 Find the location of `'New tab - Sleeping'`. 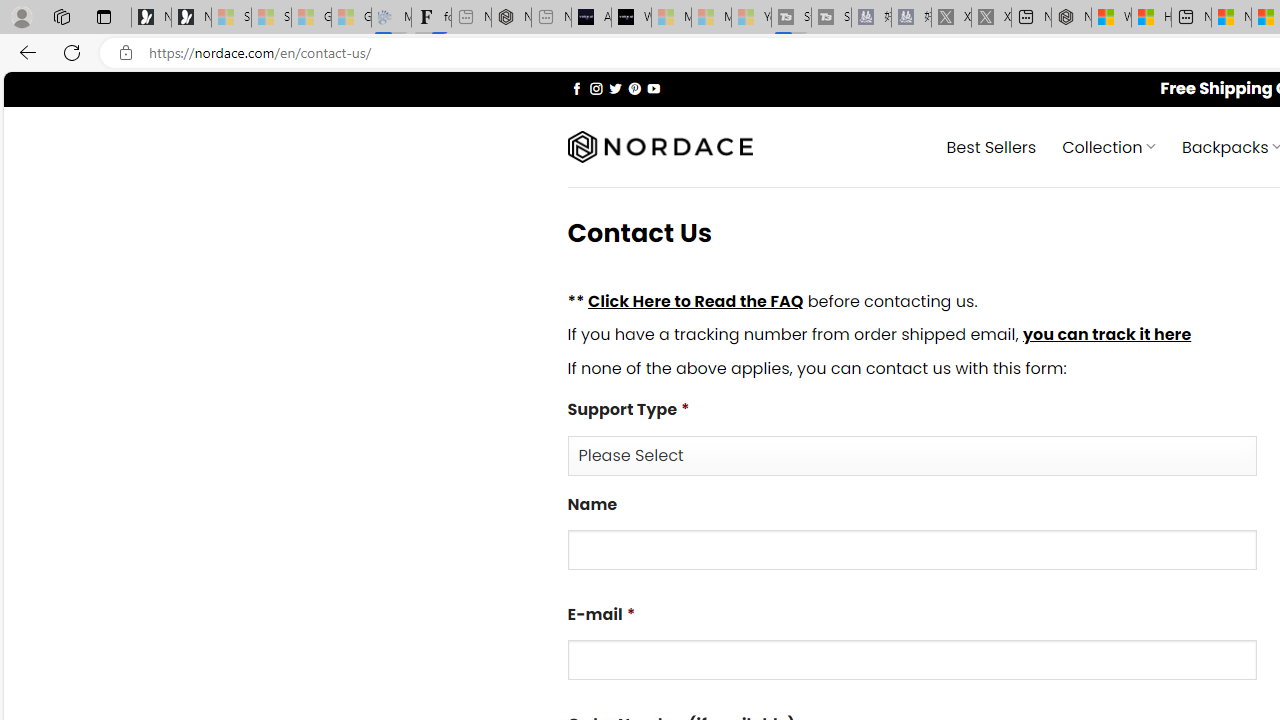

'New tab - Sleeping' is located at coordinates (551, 17).